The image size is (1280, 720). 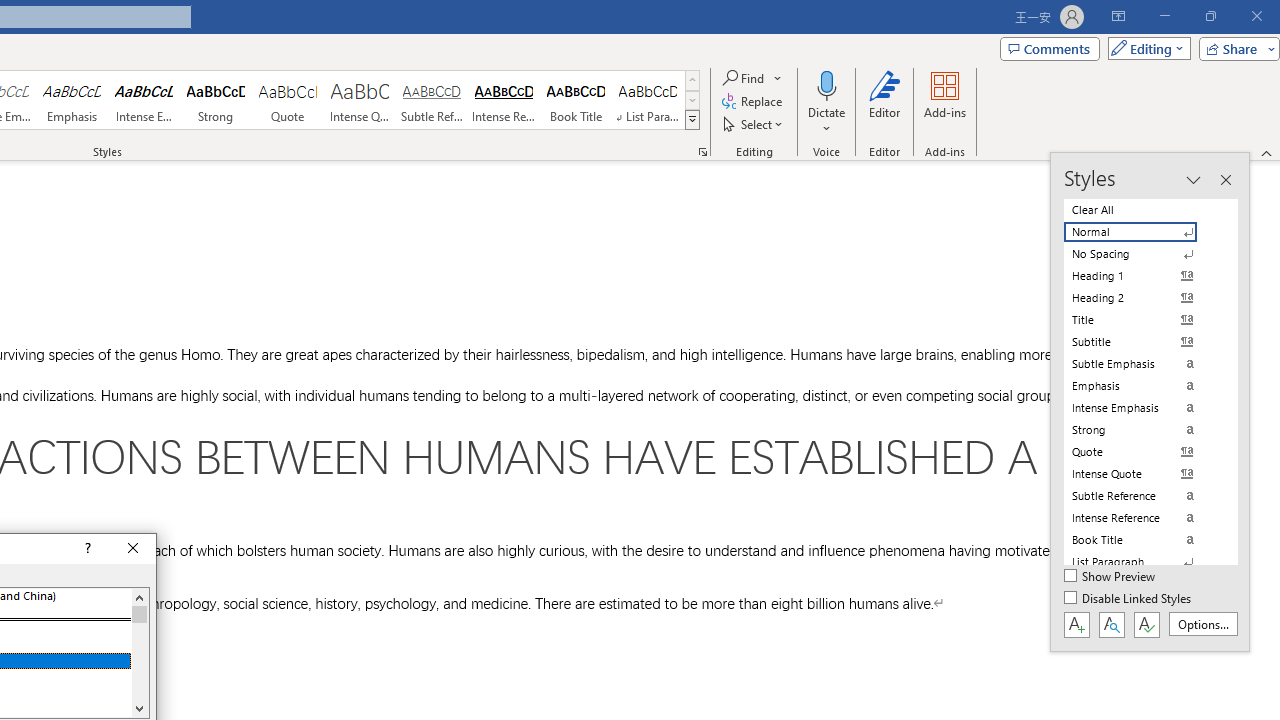 What do you see at coordinates (138, 596) in the screenshot?
I see `'Line up'` at bounding box center [138, 596].